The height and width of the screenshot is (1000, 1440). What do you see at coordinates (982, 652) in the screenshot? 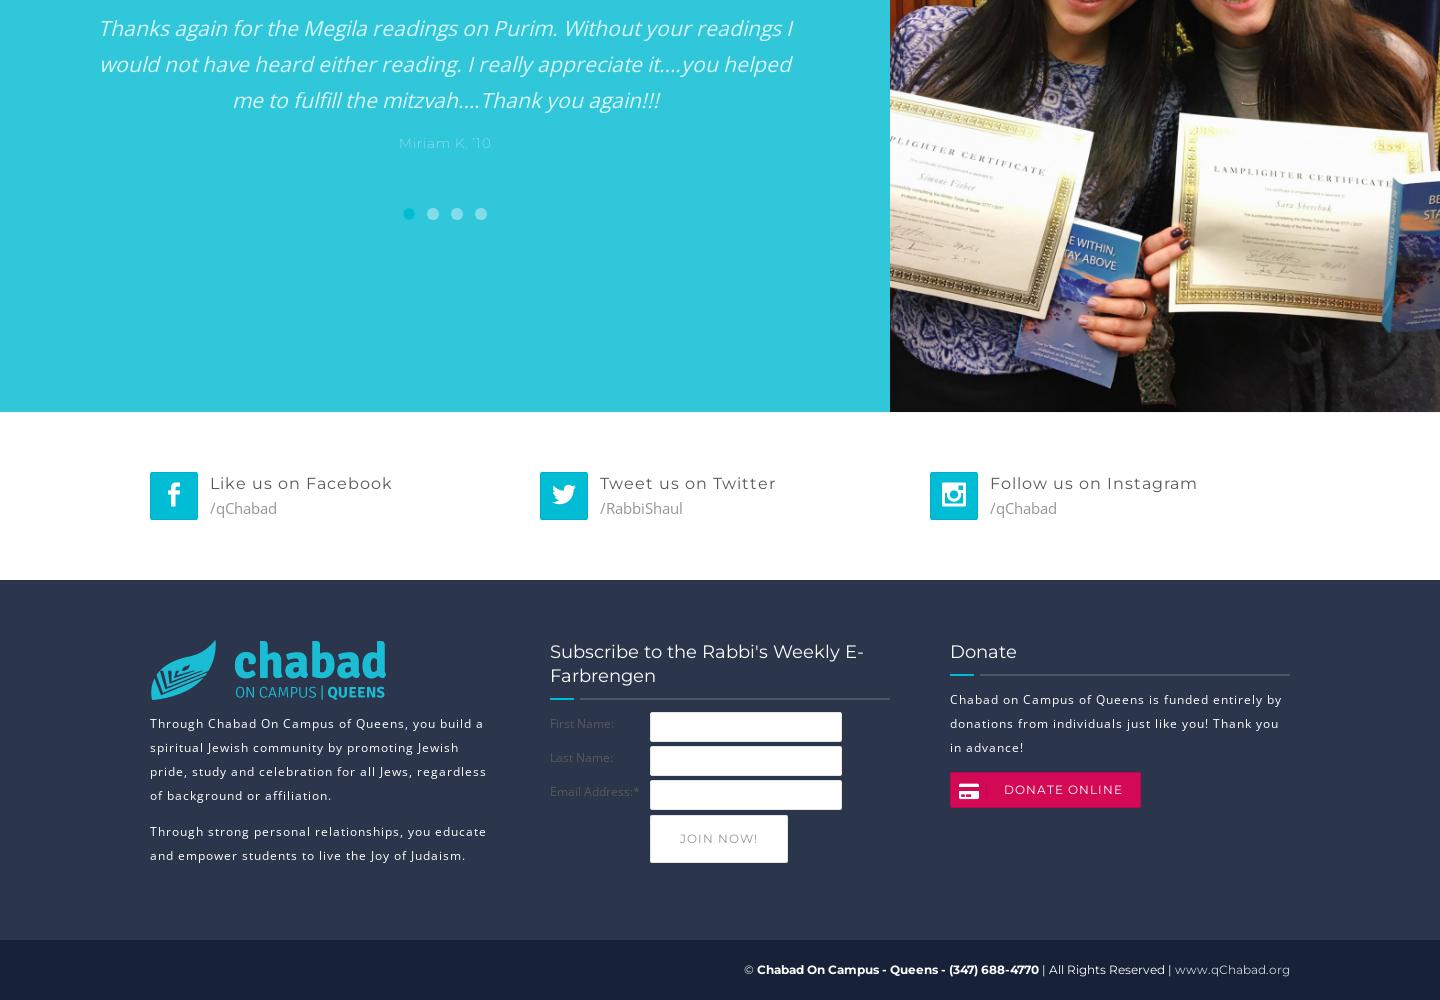
I see `'Donate'` at bounding box center [982, 652].